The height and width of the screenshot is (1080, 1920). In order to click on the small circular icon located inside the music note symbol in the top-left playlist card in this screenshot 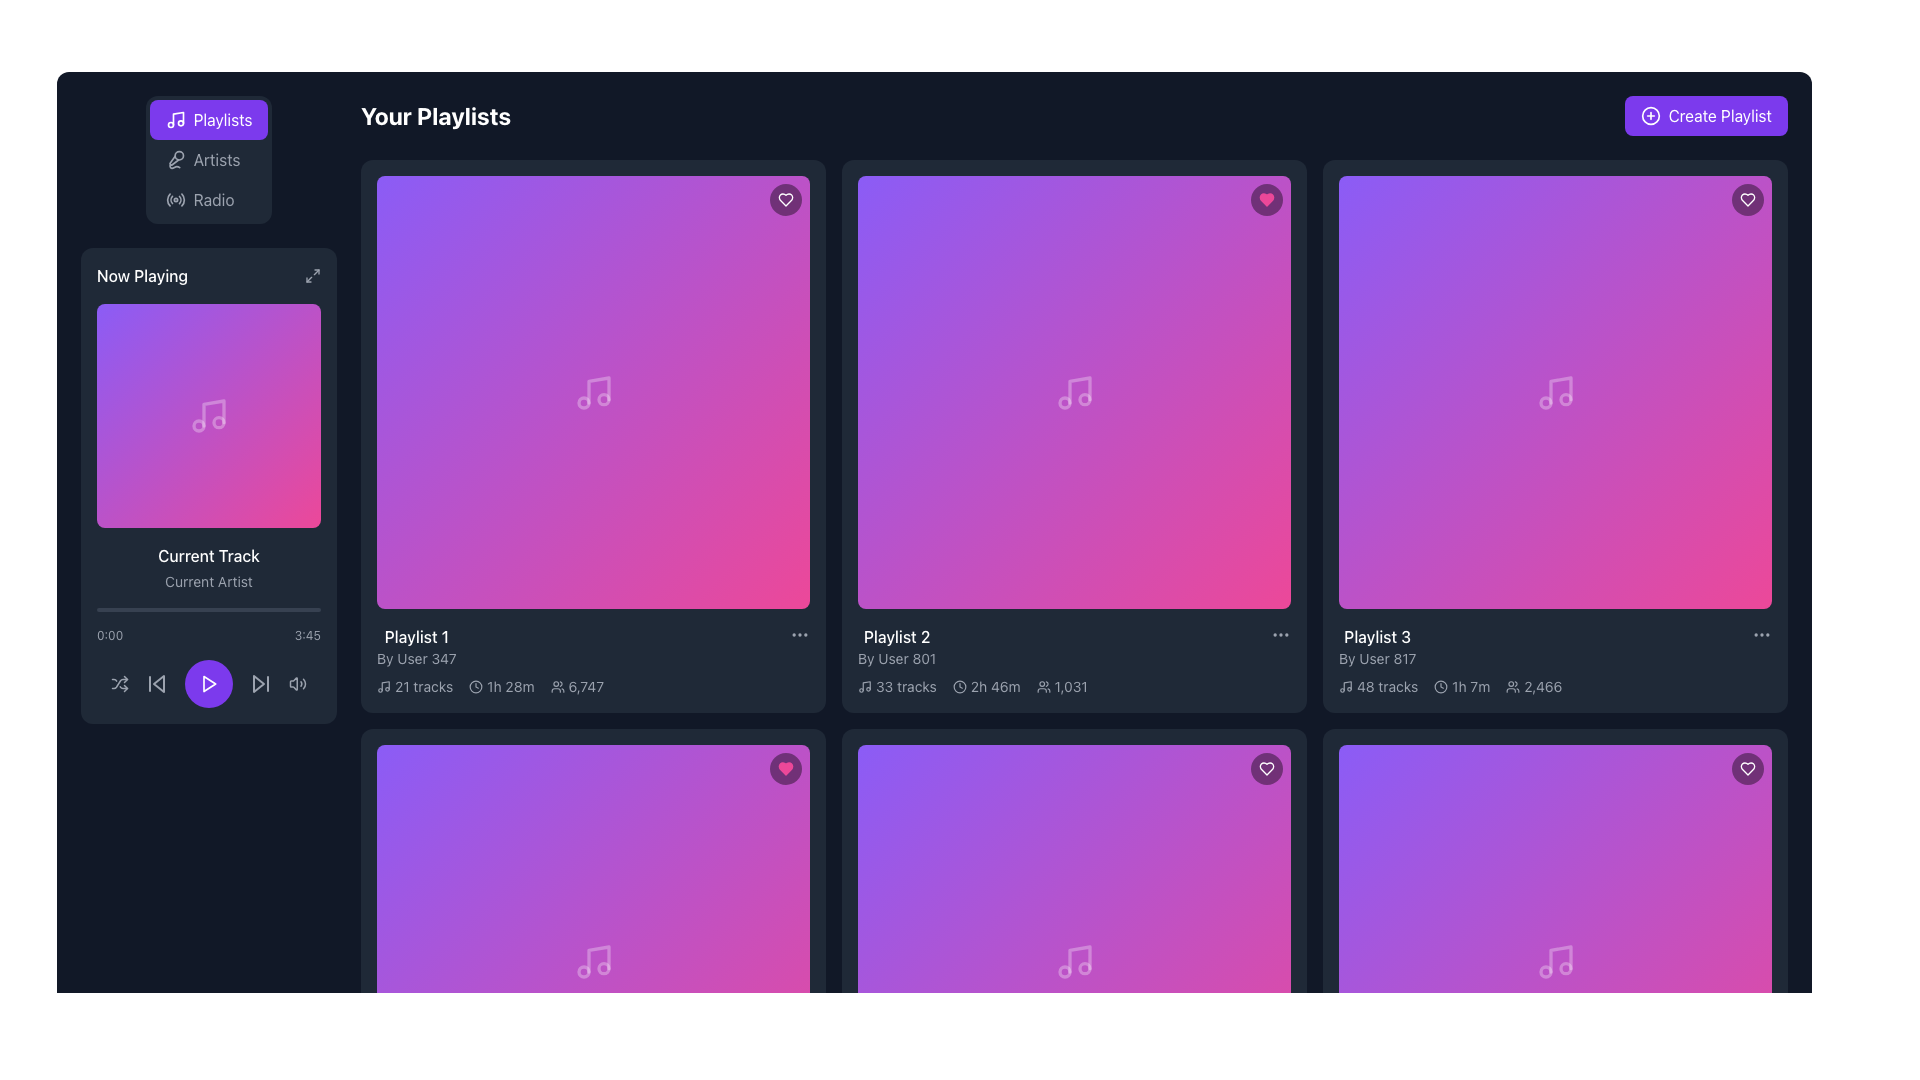, I will do `click(582, 402)`.